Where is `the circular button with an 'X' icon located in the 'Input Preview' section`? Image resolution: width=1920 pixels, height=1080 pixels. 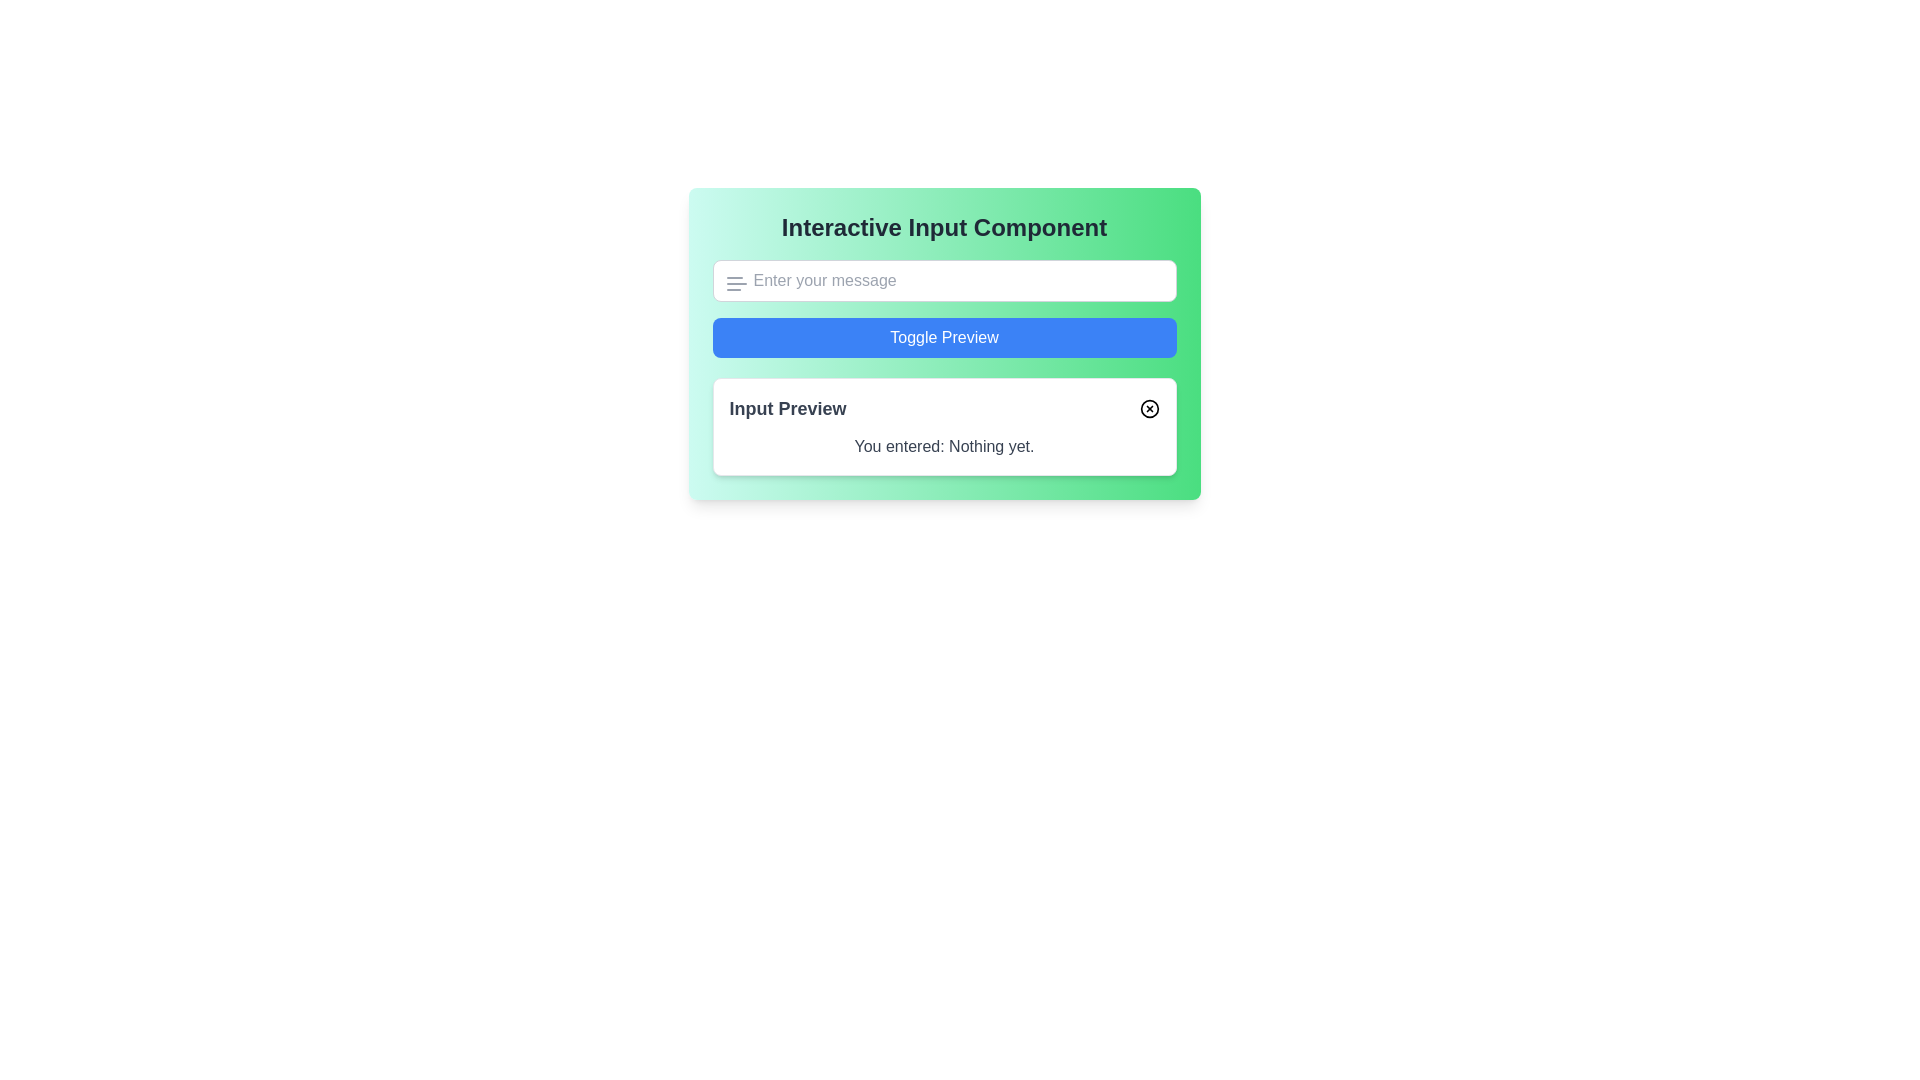 the circular button with an 'X' icon located in the 'Input Preview' section is located at coordinates (1149, 407).